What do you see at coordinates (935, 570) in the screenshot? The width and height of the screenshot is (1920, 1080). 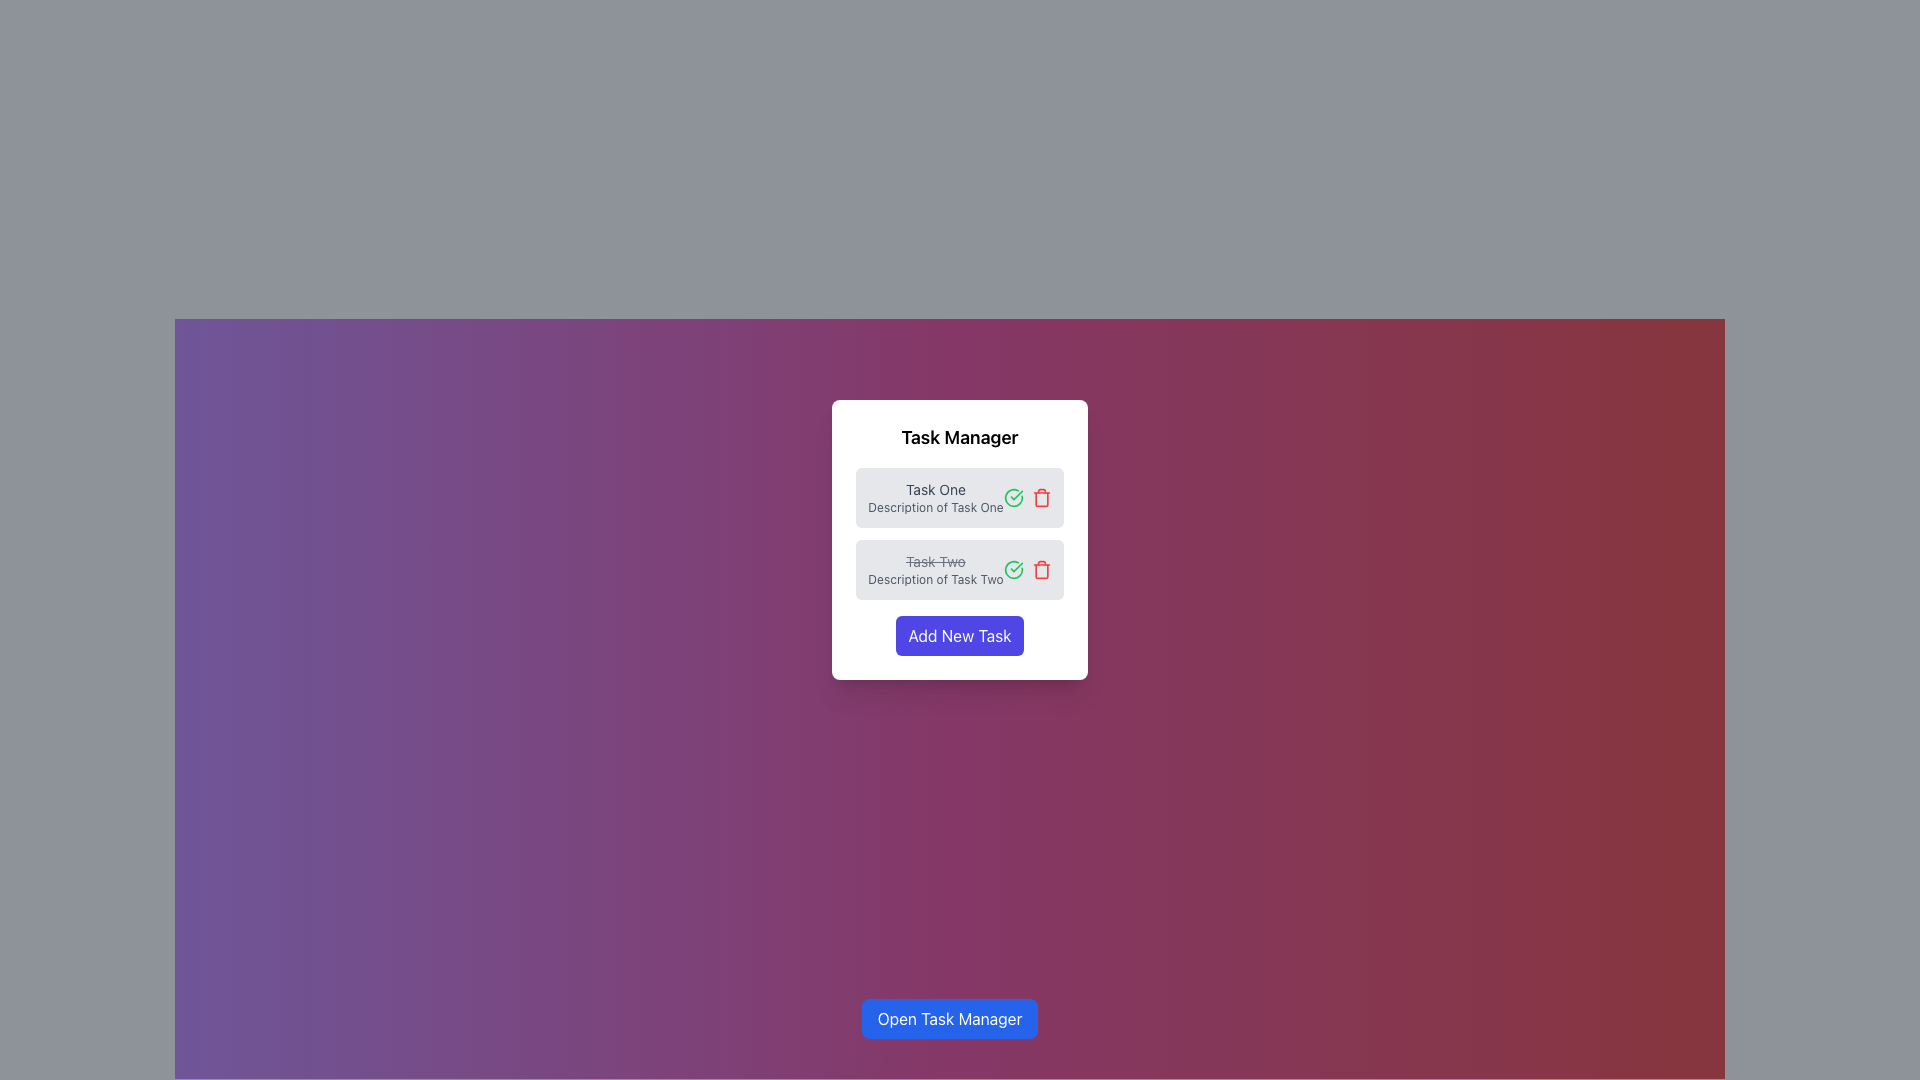 I see `the text display that shows 'Task Two' with a strikethrough style and 'Description of Task Two' below it, located in the second task card of the task manager interface` at bounding box center [935, 570].